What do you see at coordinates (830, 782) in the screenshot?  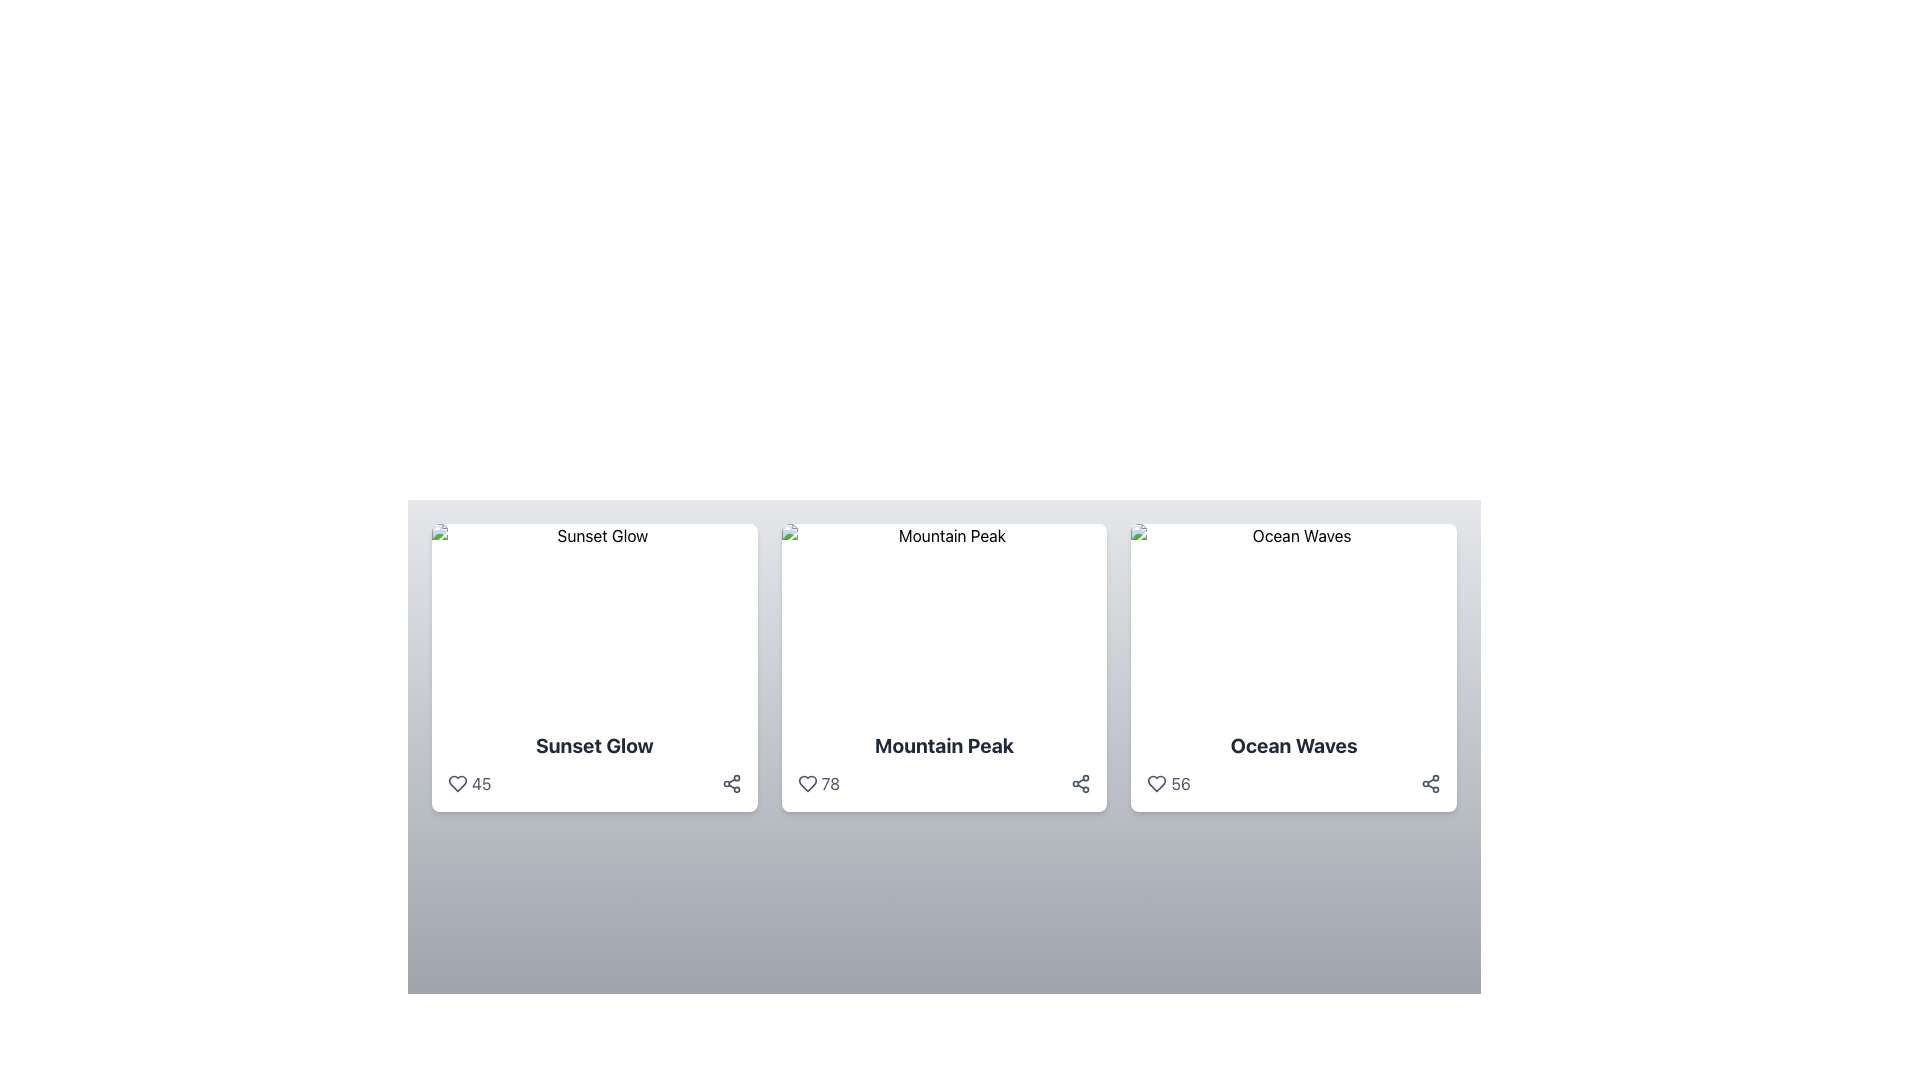 I see `the text label displaying the number '78' in dark gray color, located in the bottom-left corner of the 'Mountain Peak' card, adjacent to a heart icon` at bounding box center [830, 782].